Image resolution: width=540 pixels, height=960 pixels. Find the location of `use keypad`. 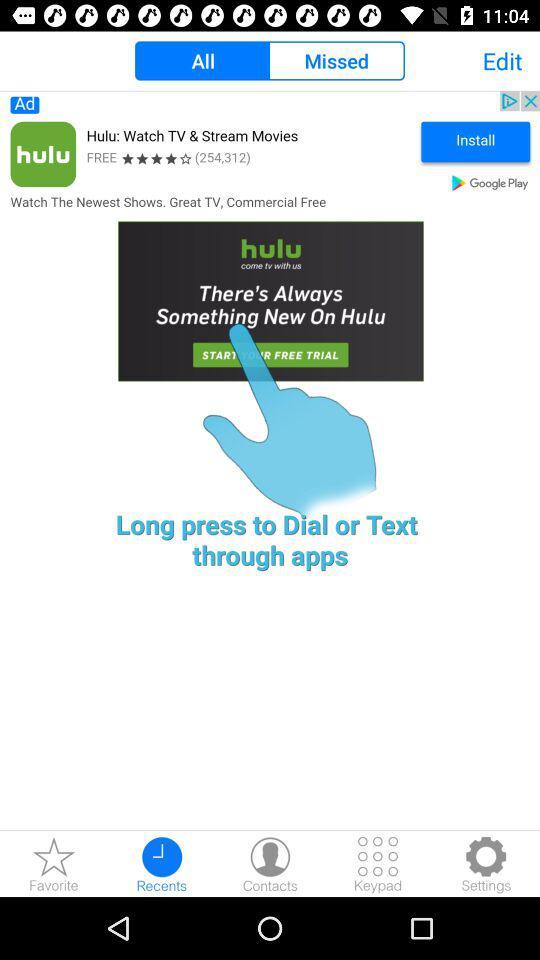

use keypad is located at coordinates (378, 863).